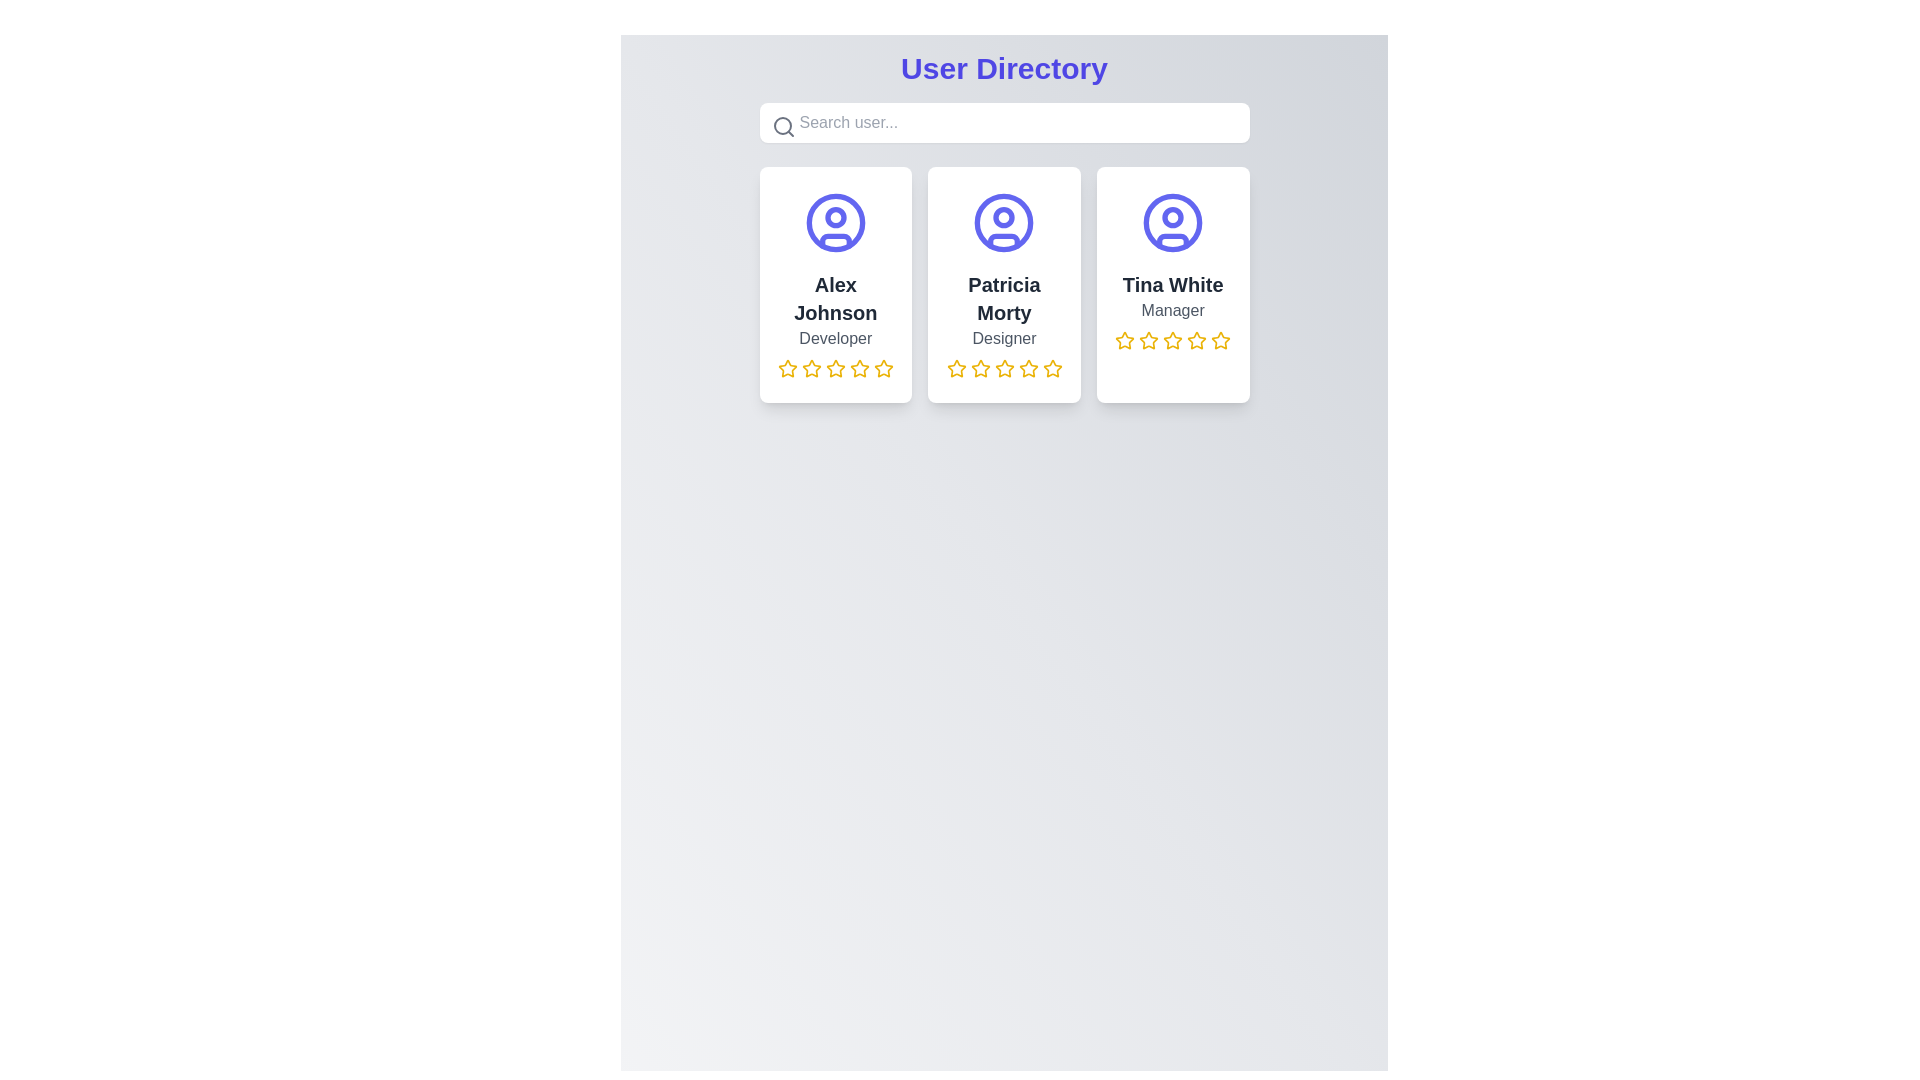 The height and width of the screenshot is (1080, 1920). What do you see at coordinates (882, 369) in the screenshot?
I see `the fifth yellow outlined star icon with a transparent center located under the name 'Alex Johnson' in the first user card on the left` at bounding box center [882, 369].